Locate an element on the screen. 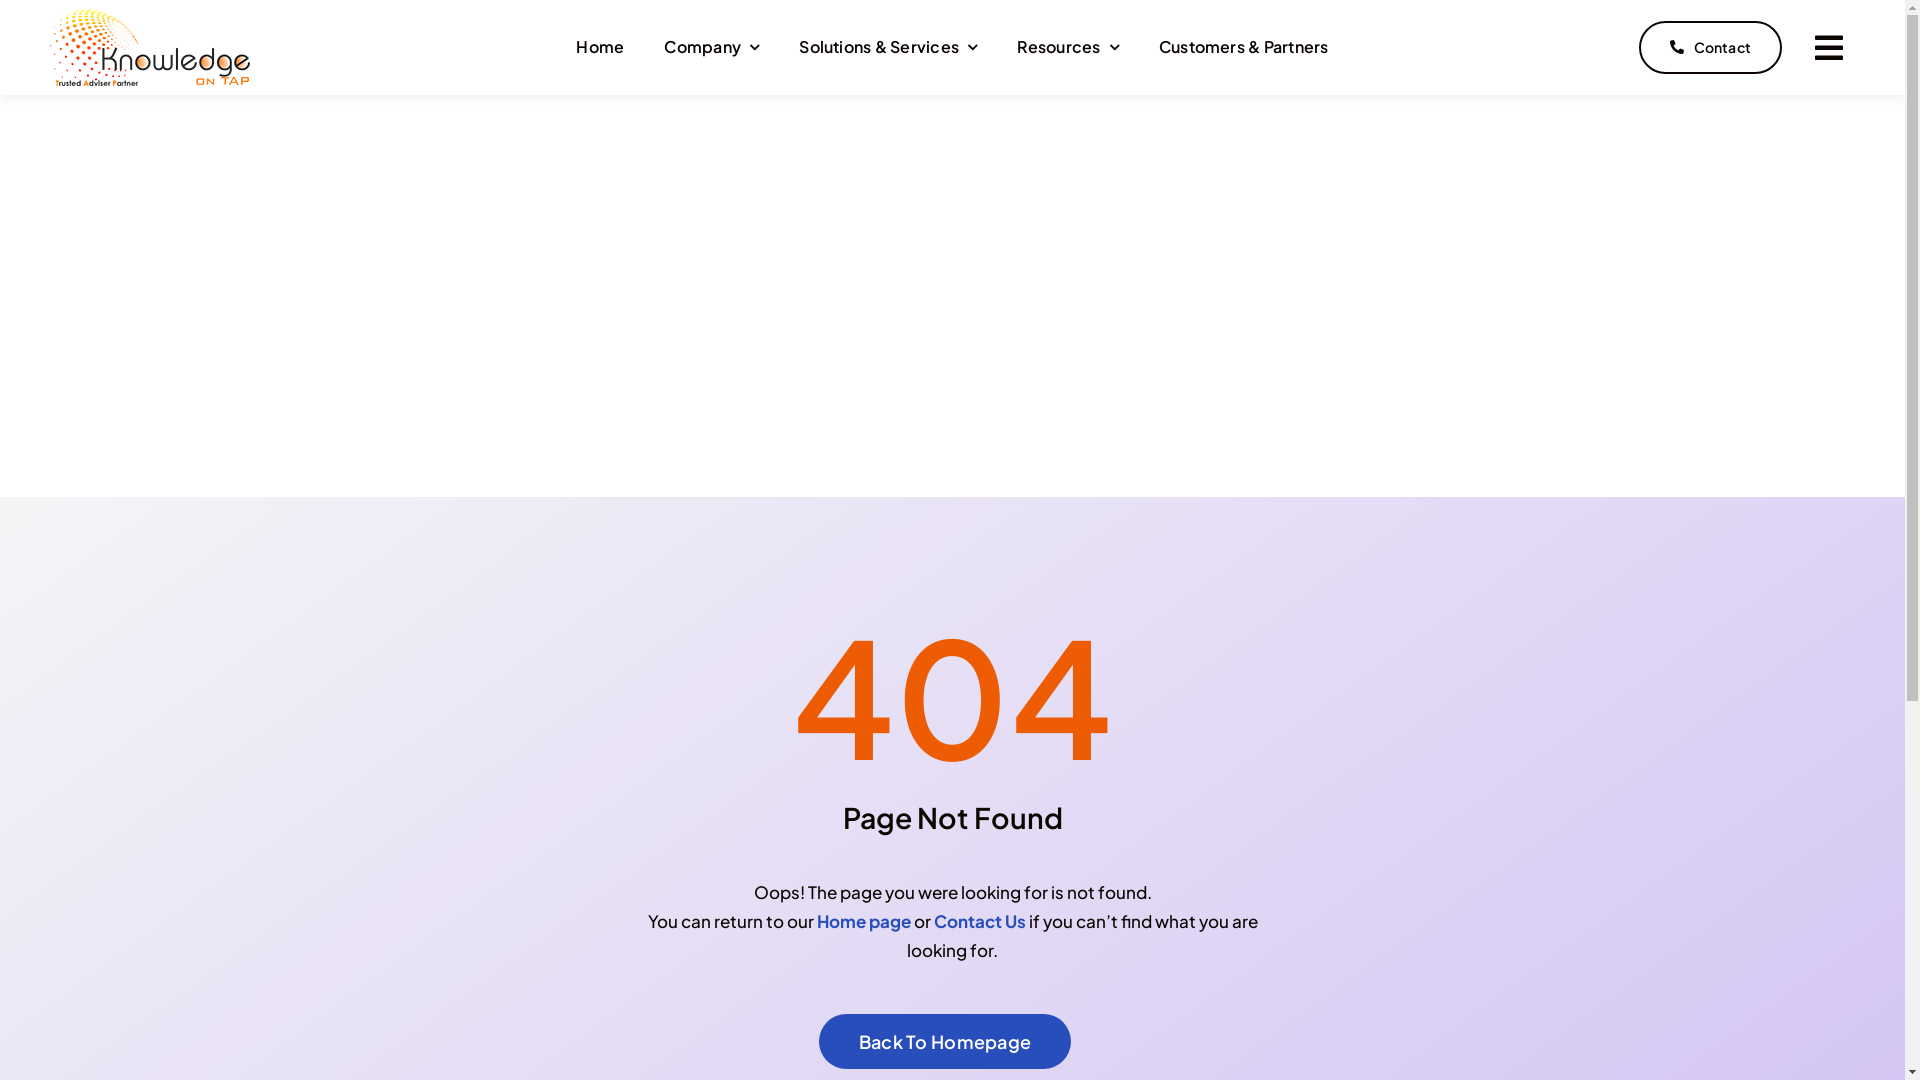 This screenshot has height=1080, width=1920. 'Customers & Partners' is located at coordinates (1158, 46).